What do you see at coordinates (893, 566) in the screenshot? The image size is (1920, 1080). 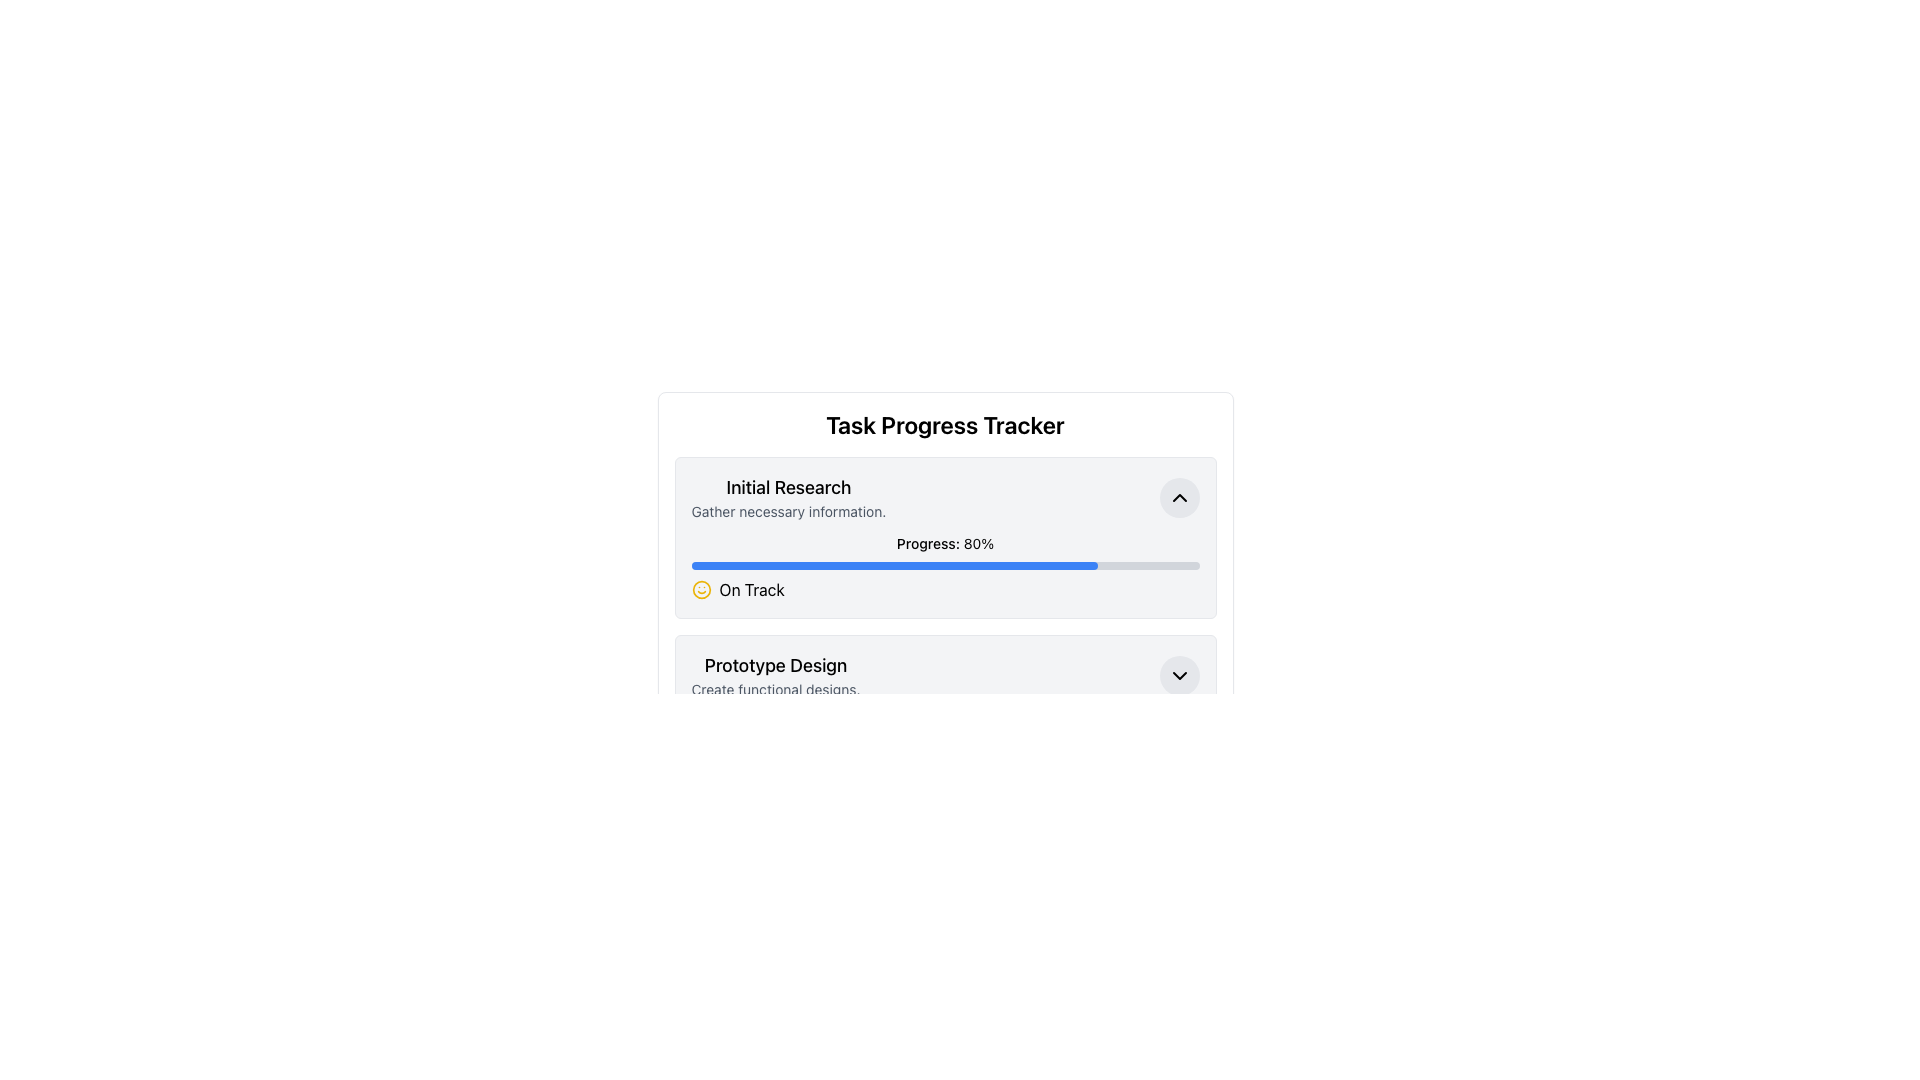 I see `visual representation of the progress bar located below the 'Progress: 80%' text for 'Initial Research'` at bounding box center [893, 566].